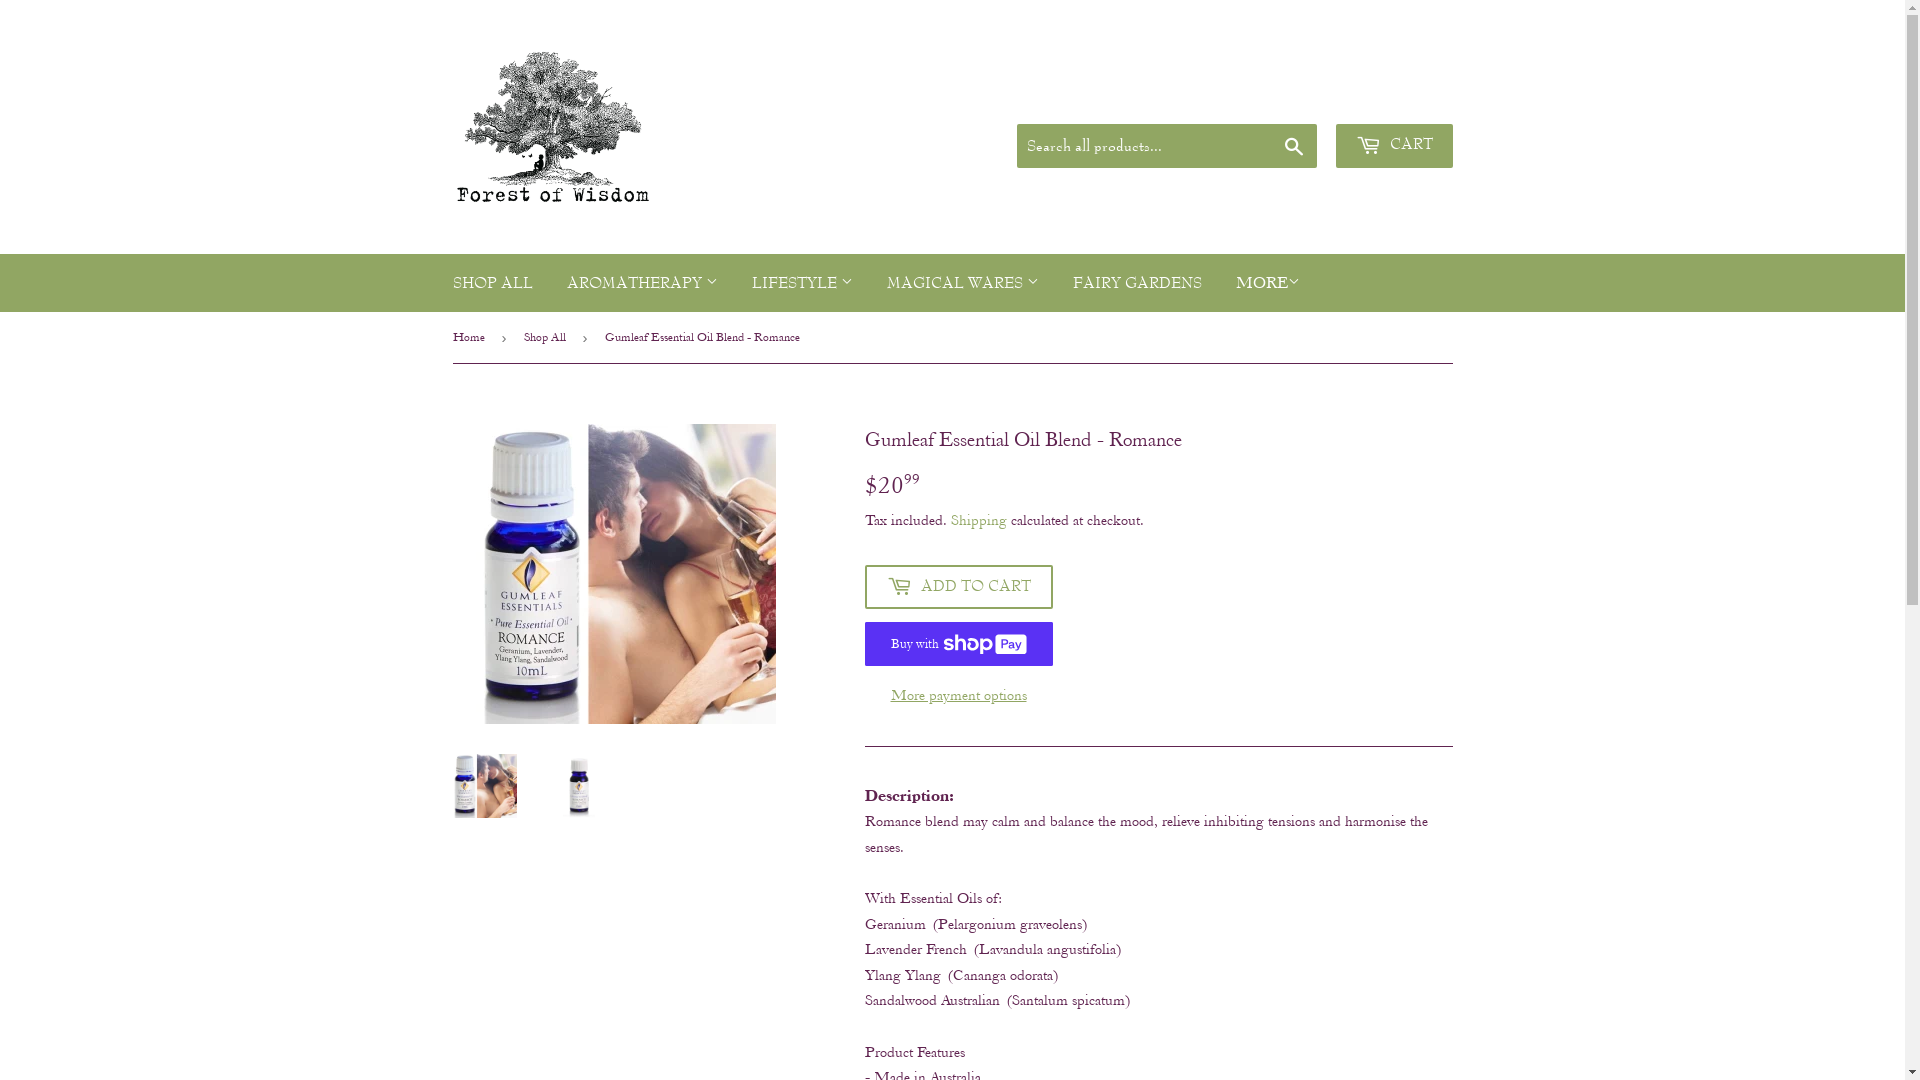  What do you see at coordinates (493, 283) in the screenshot?
I see `'SHOP ALL'` at bounding box center [493, 283].